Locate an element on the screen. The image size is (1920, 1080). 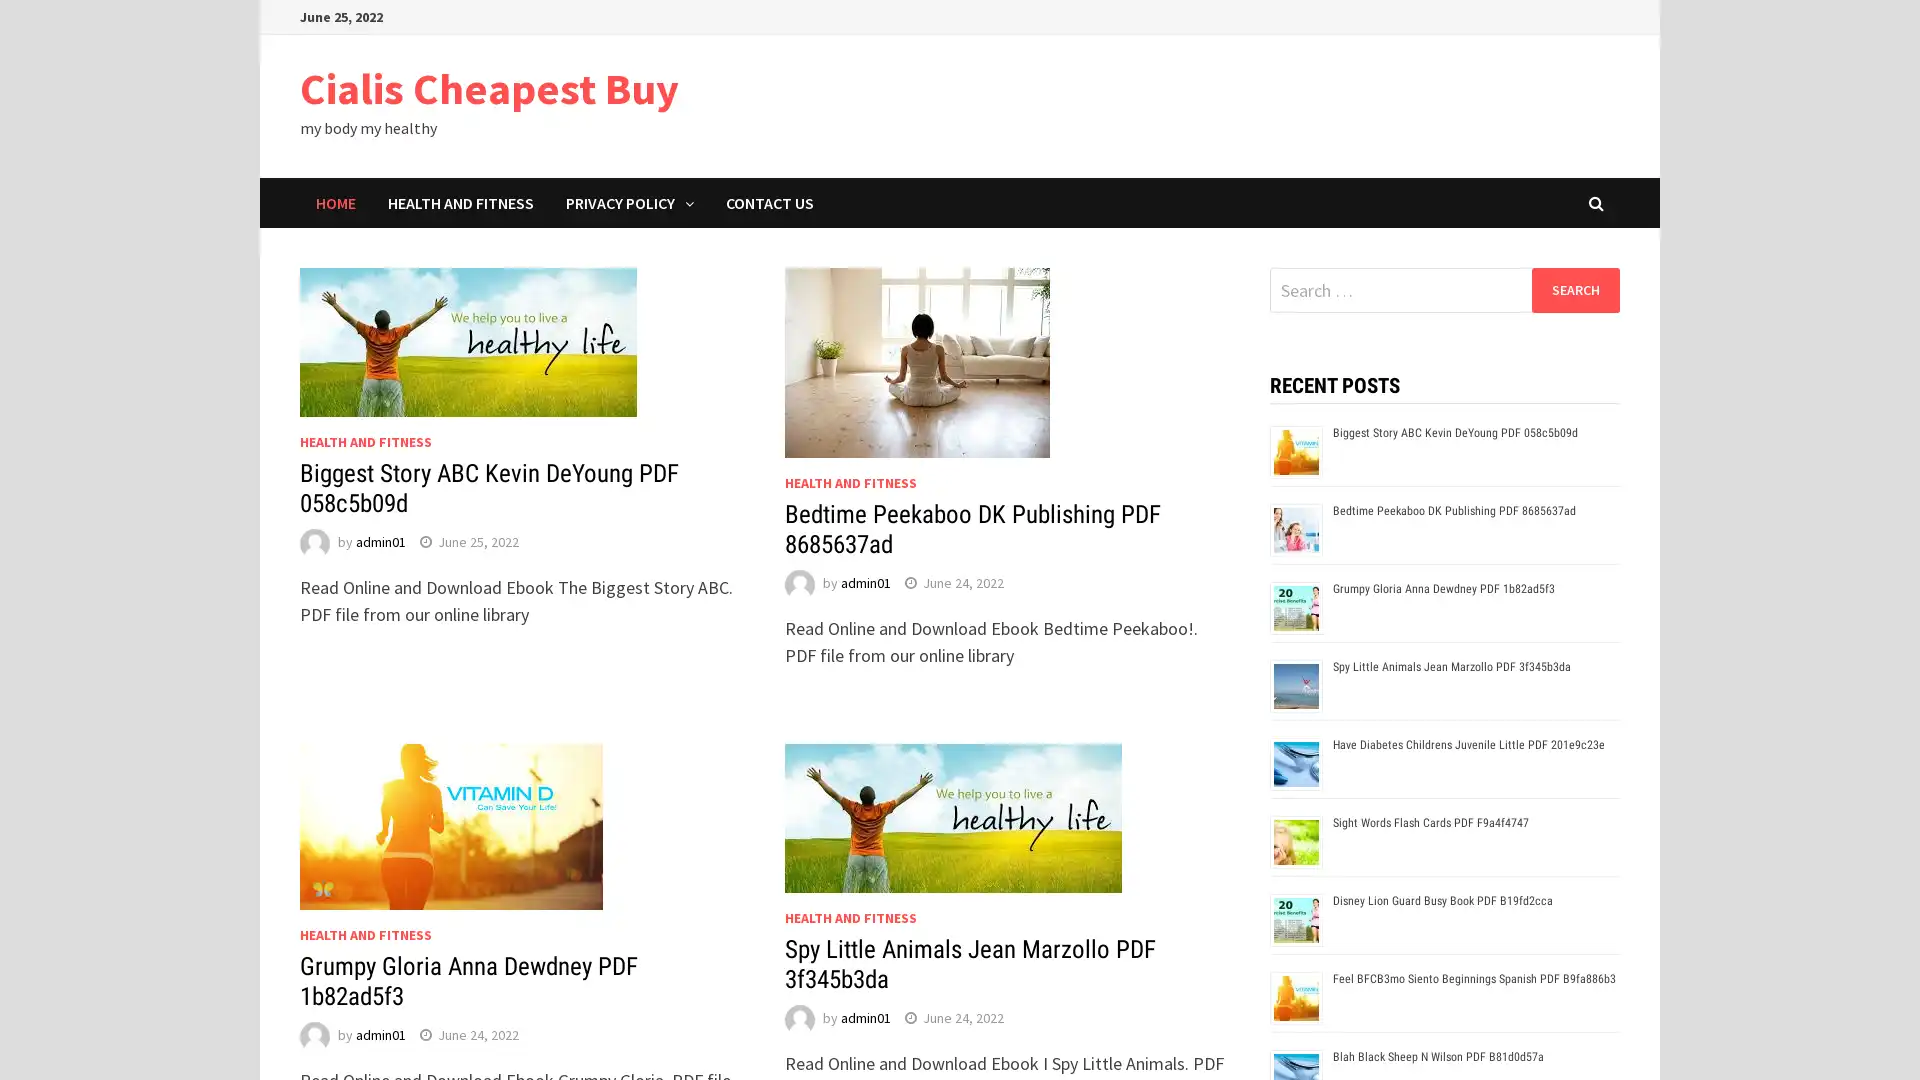
Search is located at coordinates (1574, 289).